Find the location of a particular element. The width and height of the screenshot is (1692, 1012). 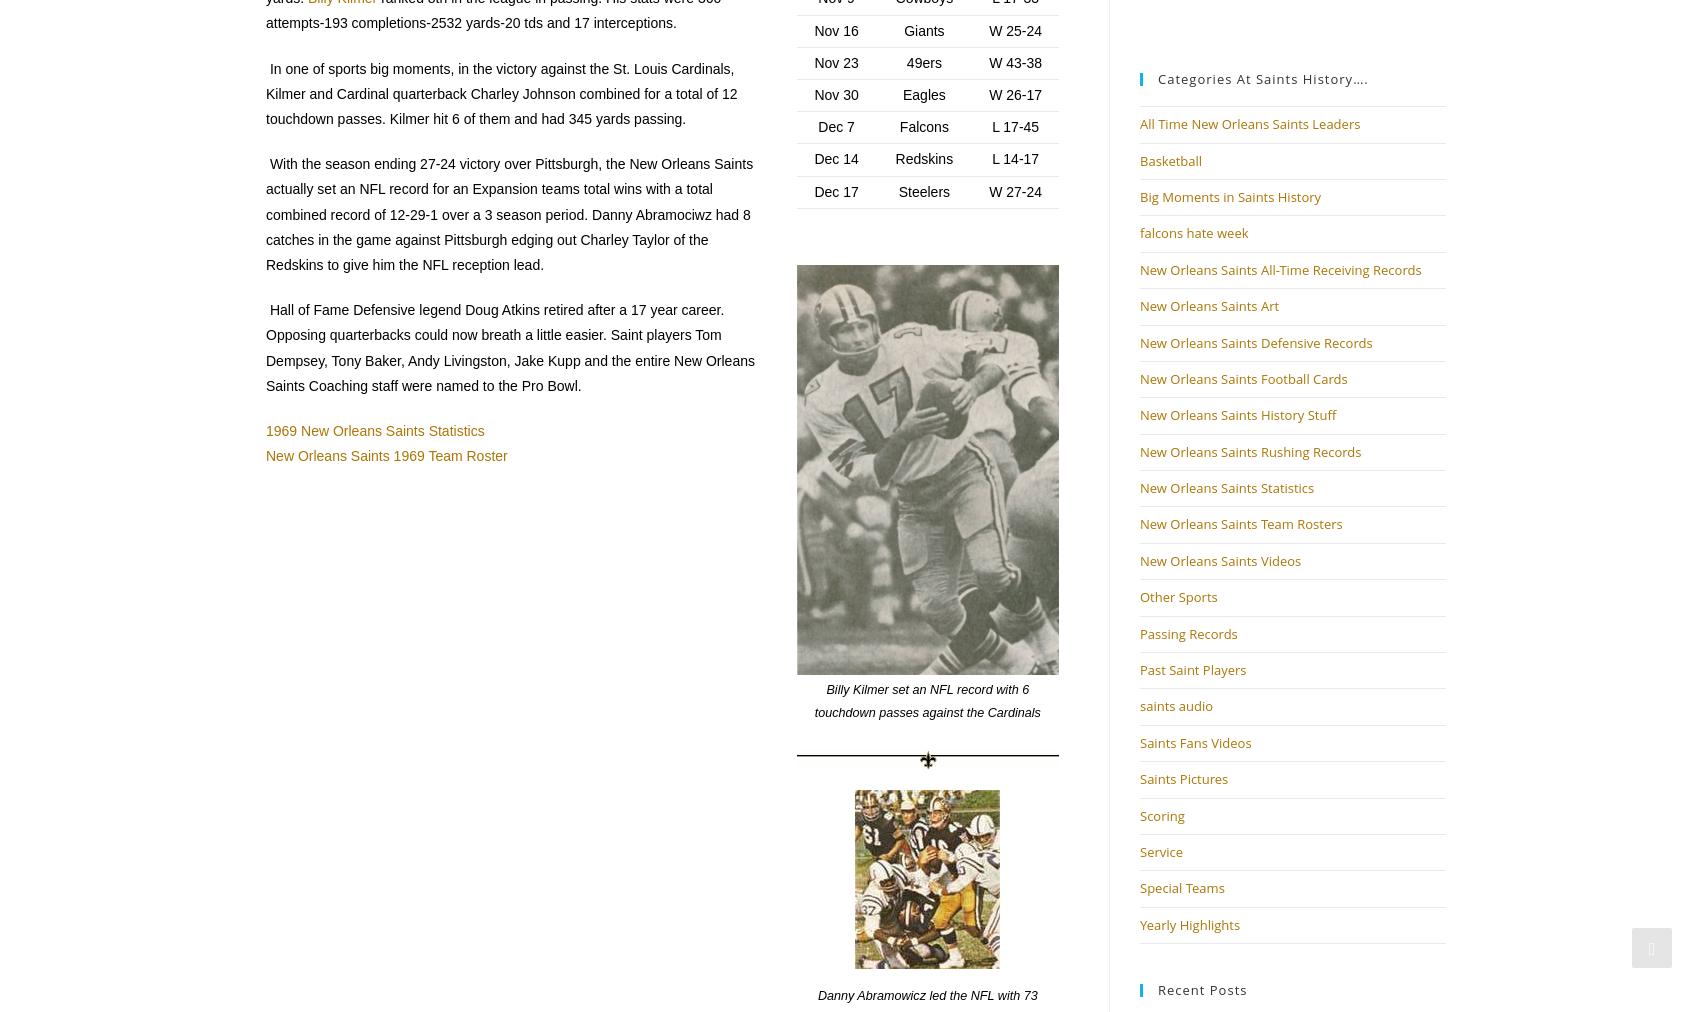

'Billy Kilmer set an NFL record with 6 touchdown passes against the Cardinals' is located at coordinates (814, 701).